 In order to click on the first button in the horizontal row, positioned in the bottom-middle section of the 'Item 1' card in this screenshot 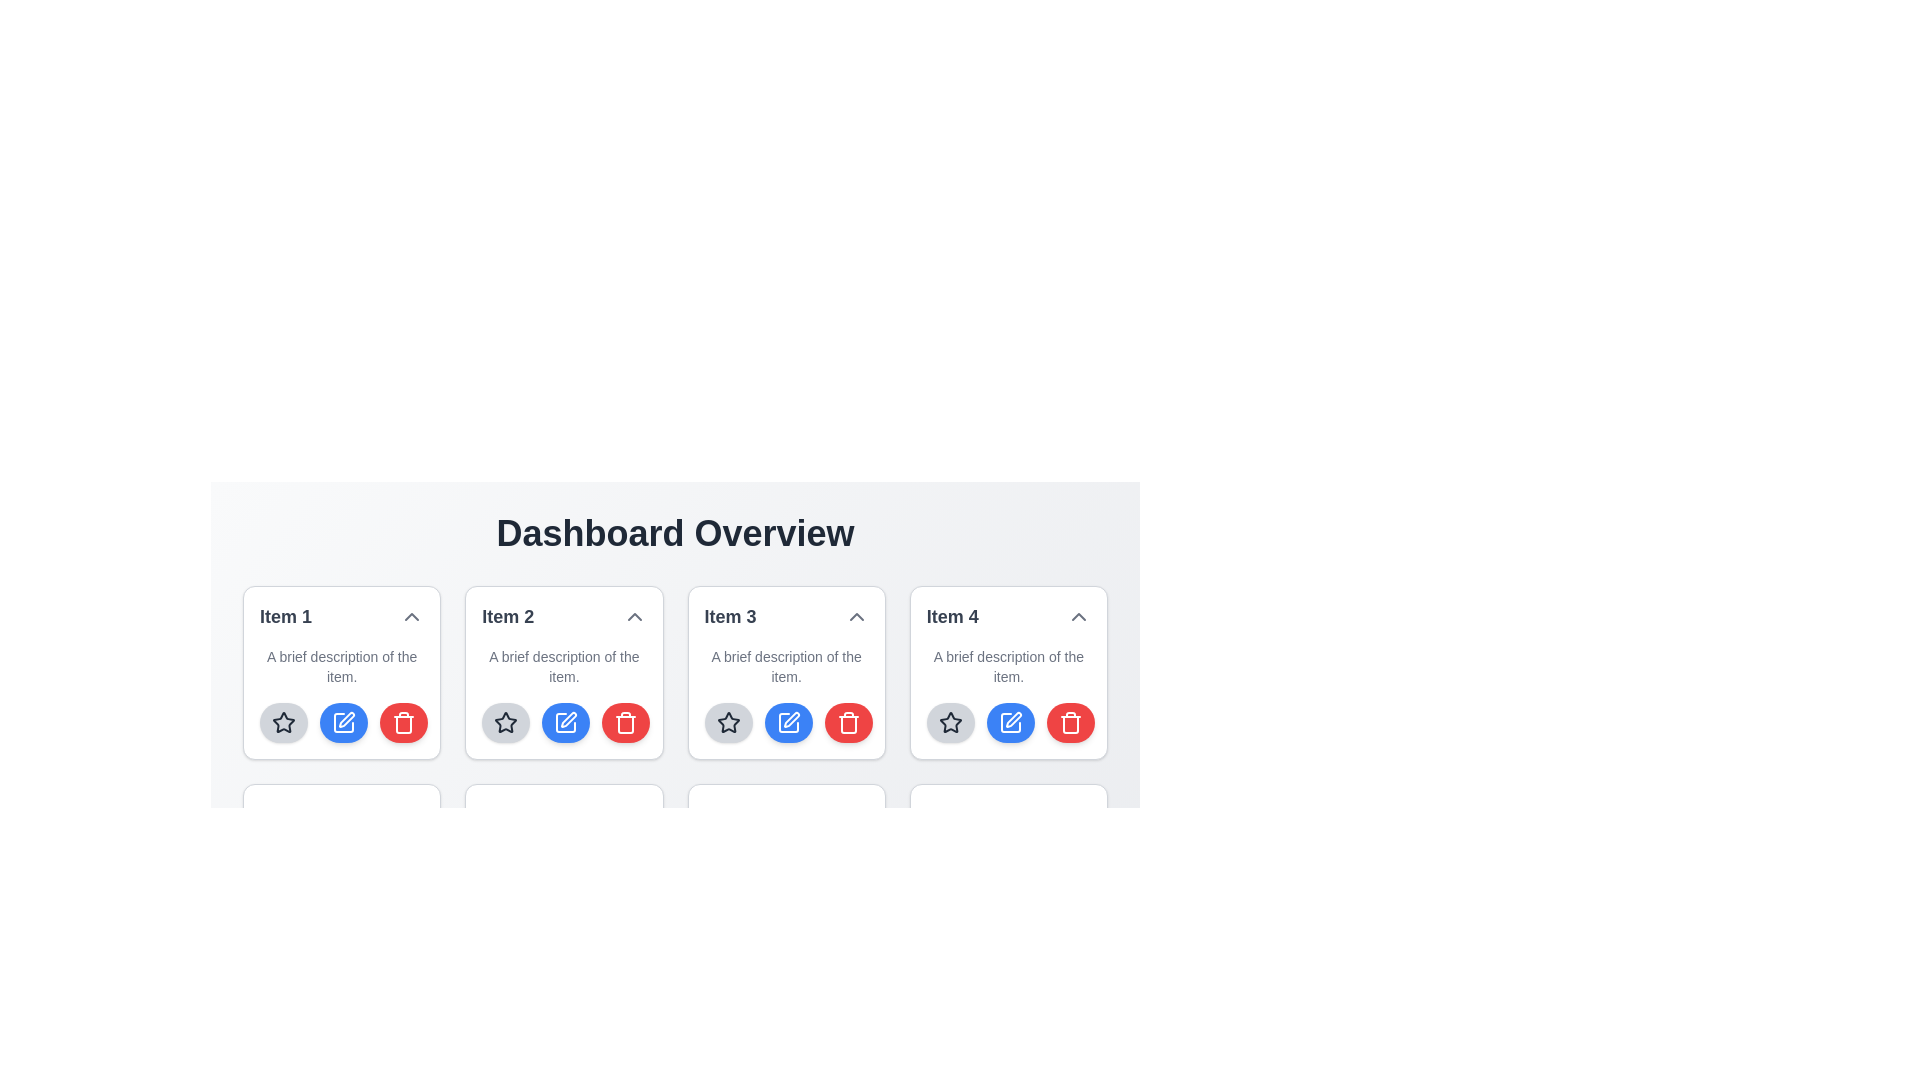, I will do `click(282, 921)`.